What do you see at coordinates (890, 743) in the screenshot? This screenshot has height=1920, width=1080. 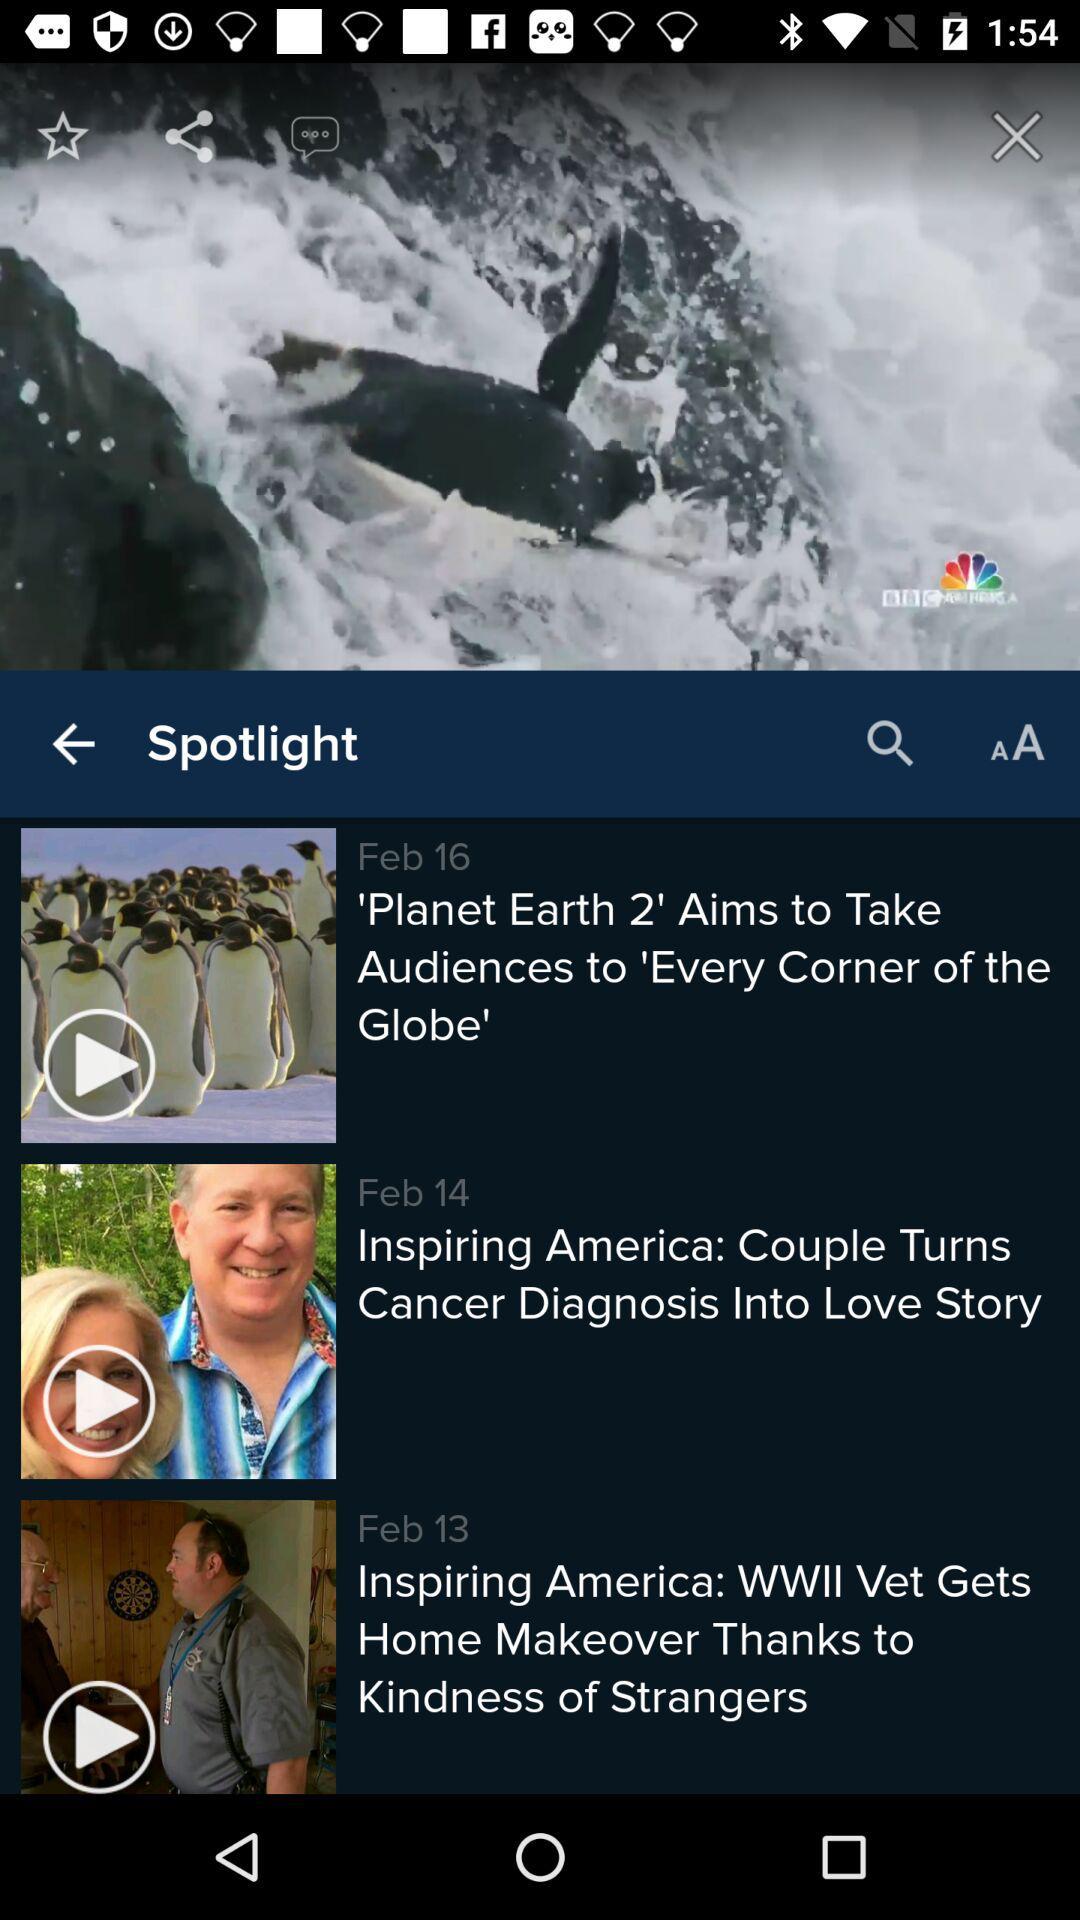 I see `item next to the spotlight` at bounding box center [890, 743].